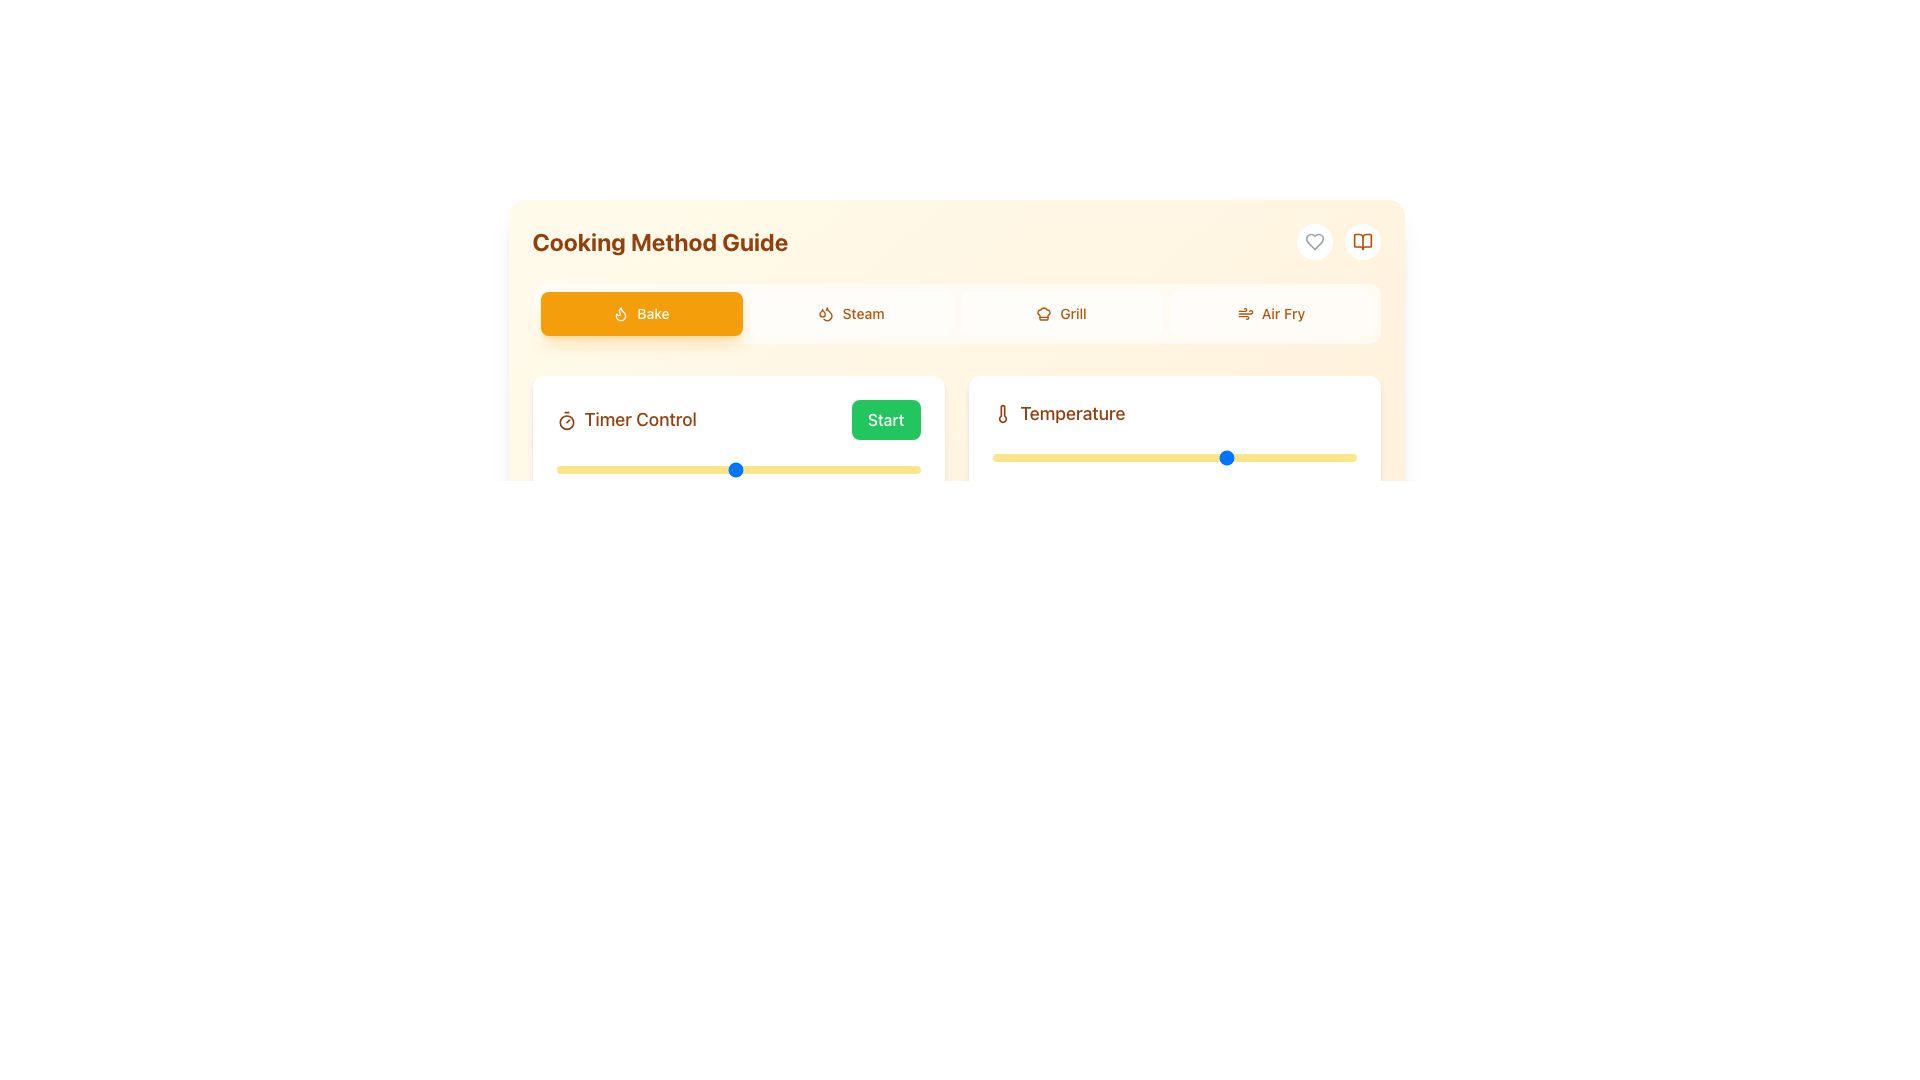 The image size is (1920, 1080). What do you see at coordinates (1025, 458) in the screenshot?
I see `the slider` at bounding box center [1025, 458].